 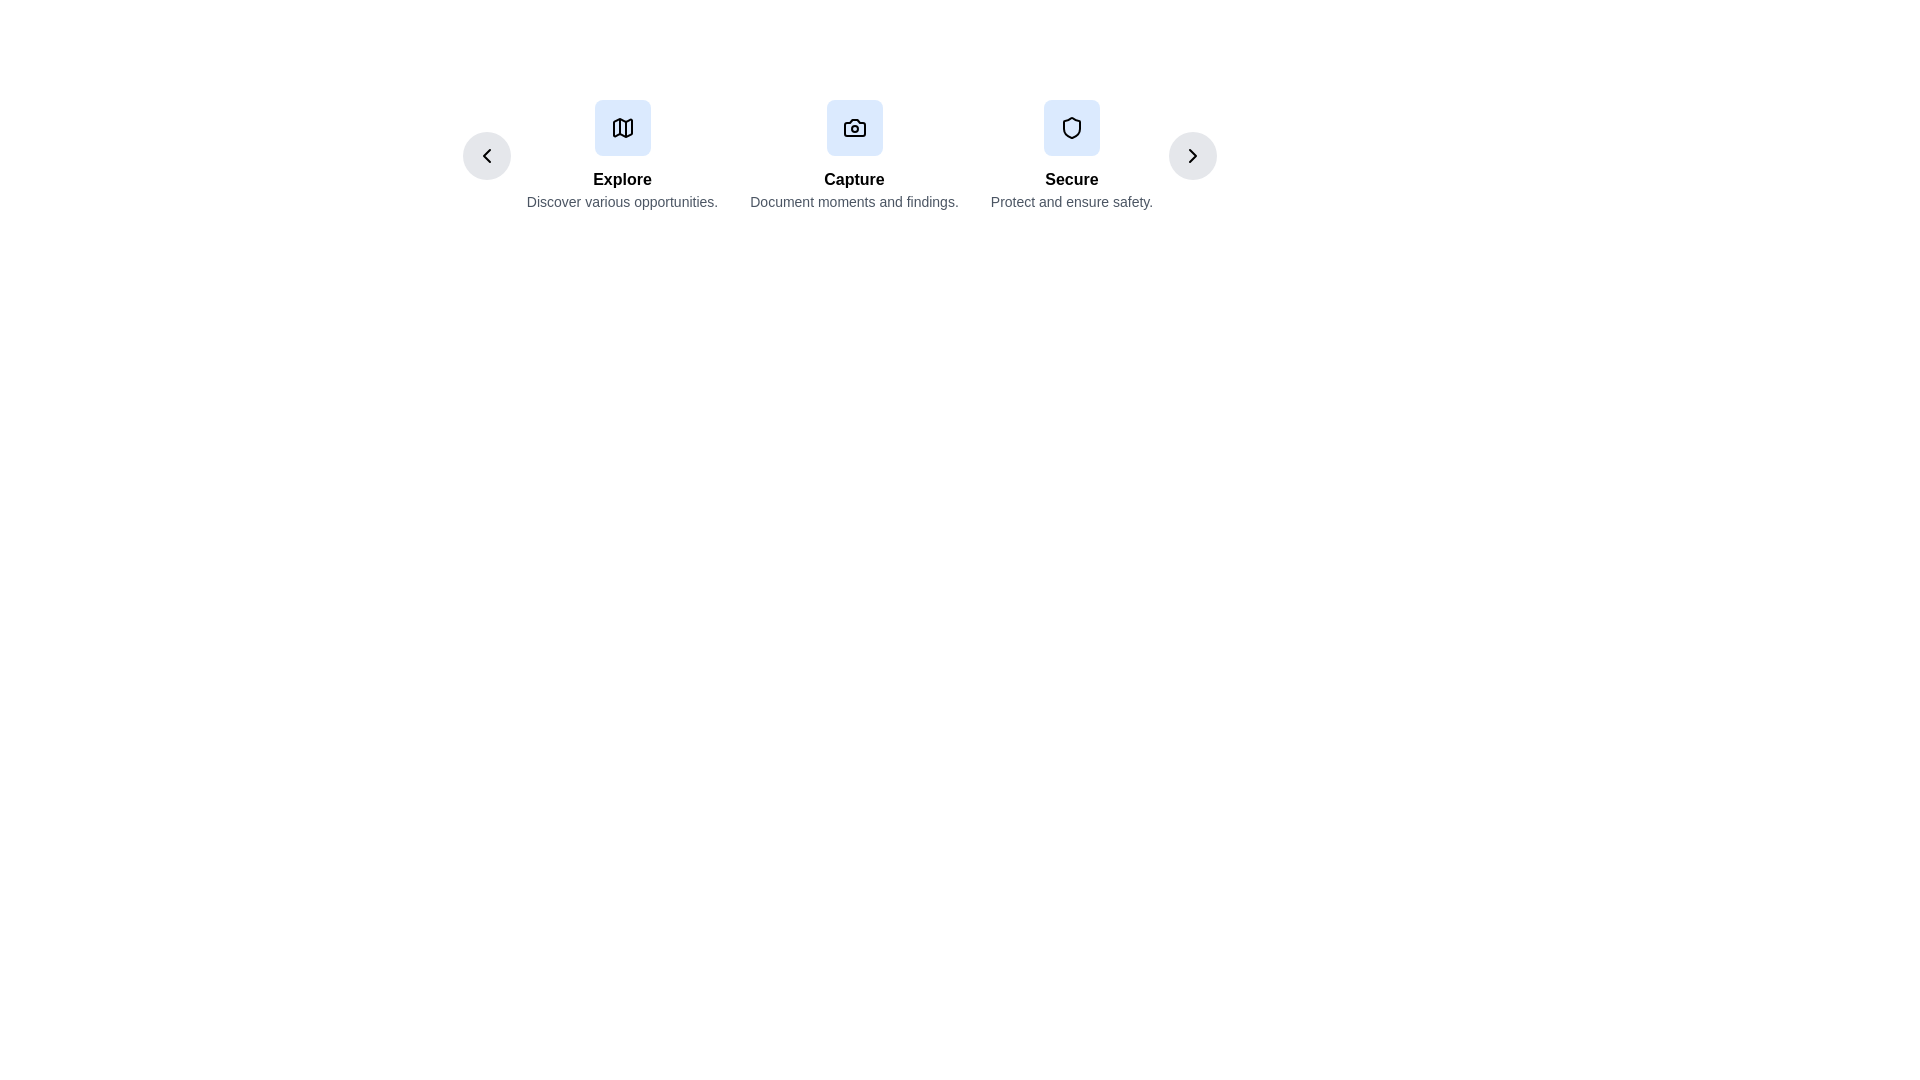 What do you see at coordinates (1070, 127) in the screenshot?
I see `the shield icon in the 'Secure' section to trigger a tooltip or visual effect` at bounding box center [1070, 127].